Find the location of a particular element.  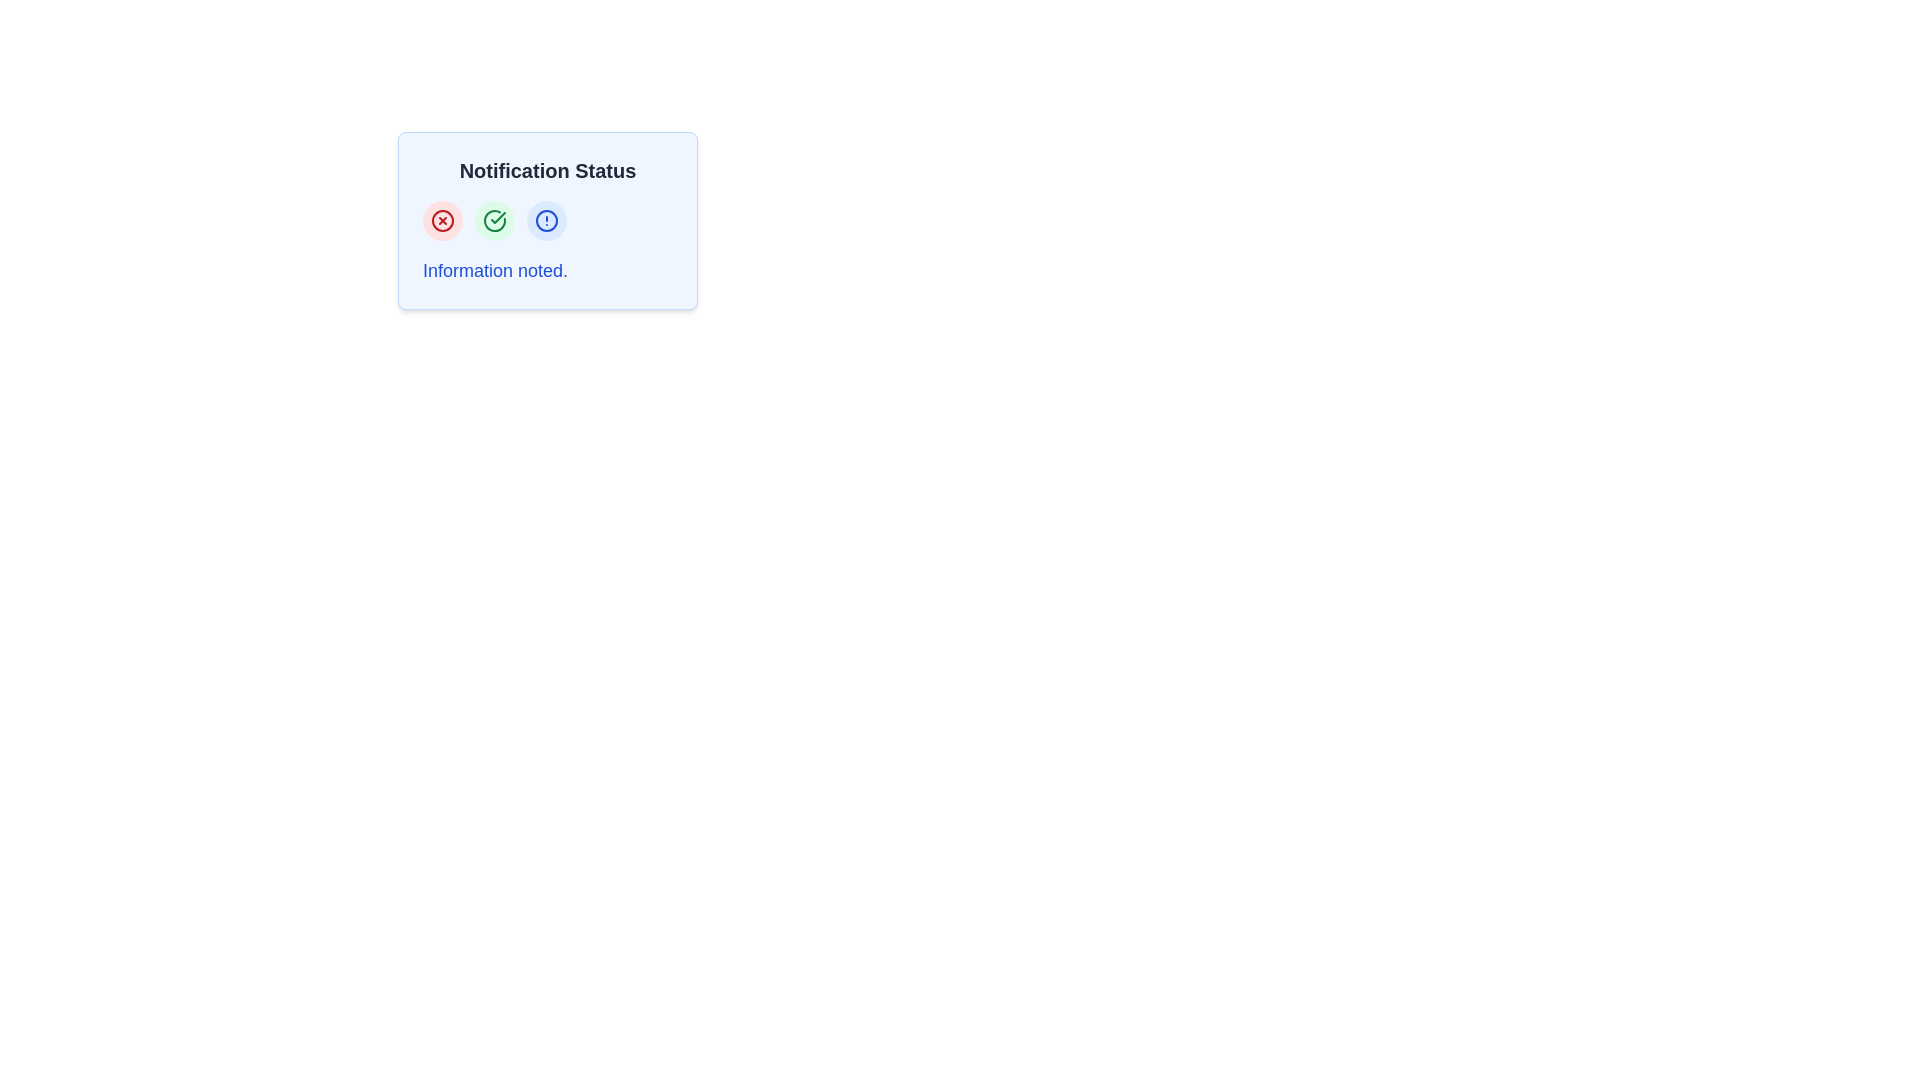

the middle circular button for approval or confirmation, which is located below the 'Notification Status' label and above the 'Information noted' text is located at coordinates (494, 220).